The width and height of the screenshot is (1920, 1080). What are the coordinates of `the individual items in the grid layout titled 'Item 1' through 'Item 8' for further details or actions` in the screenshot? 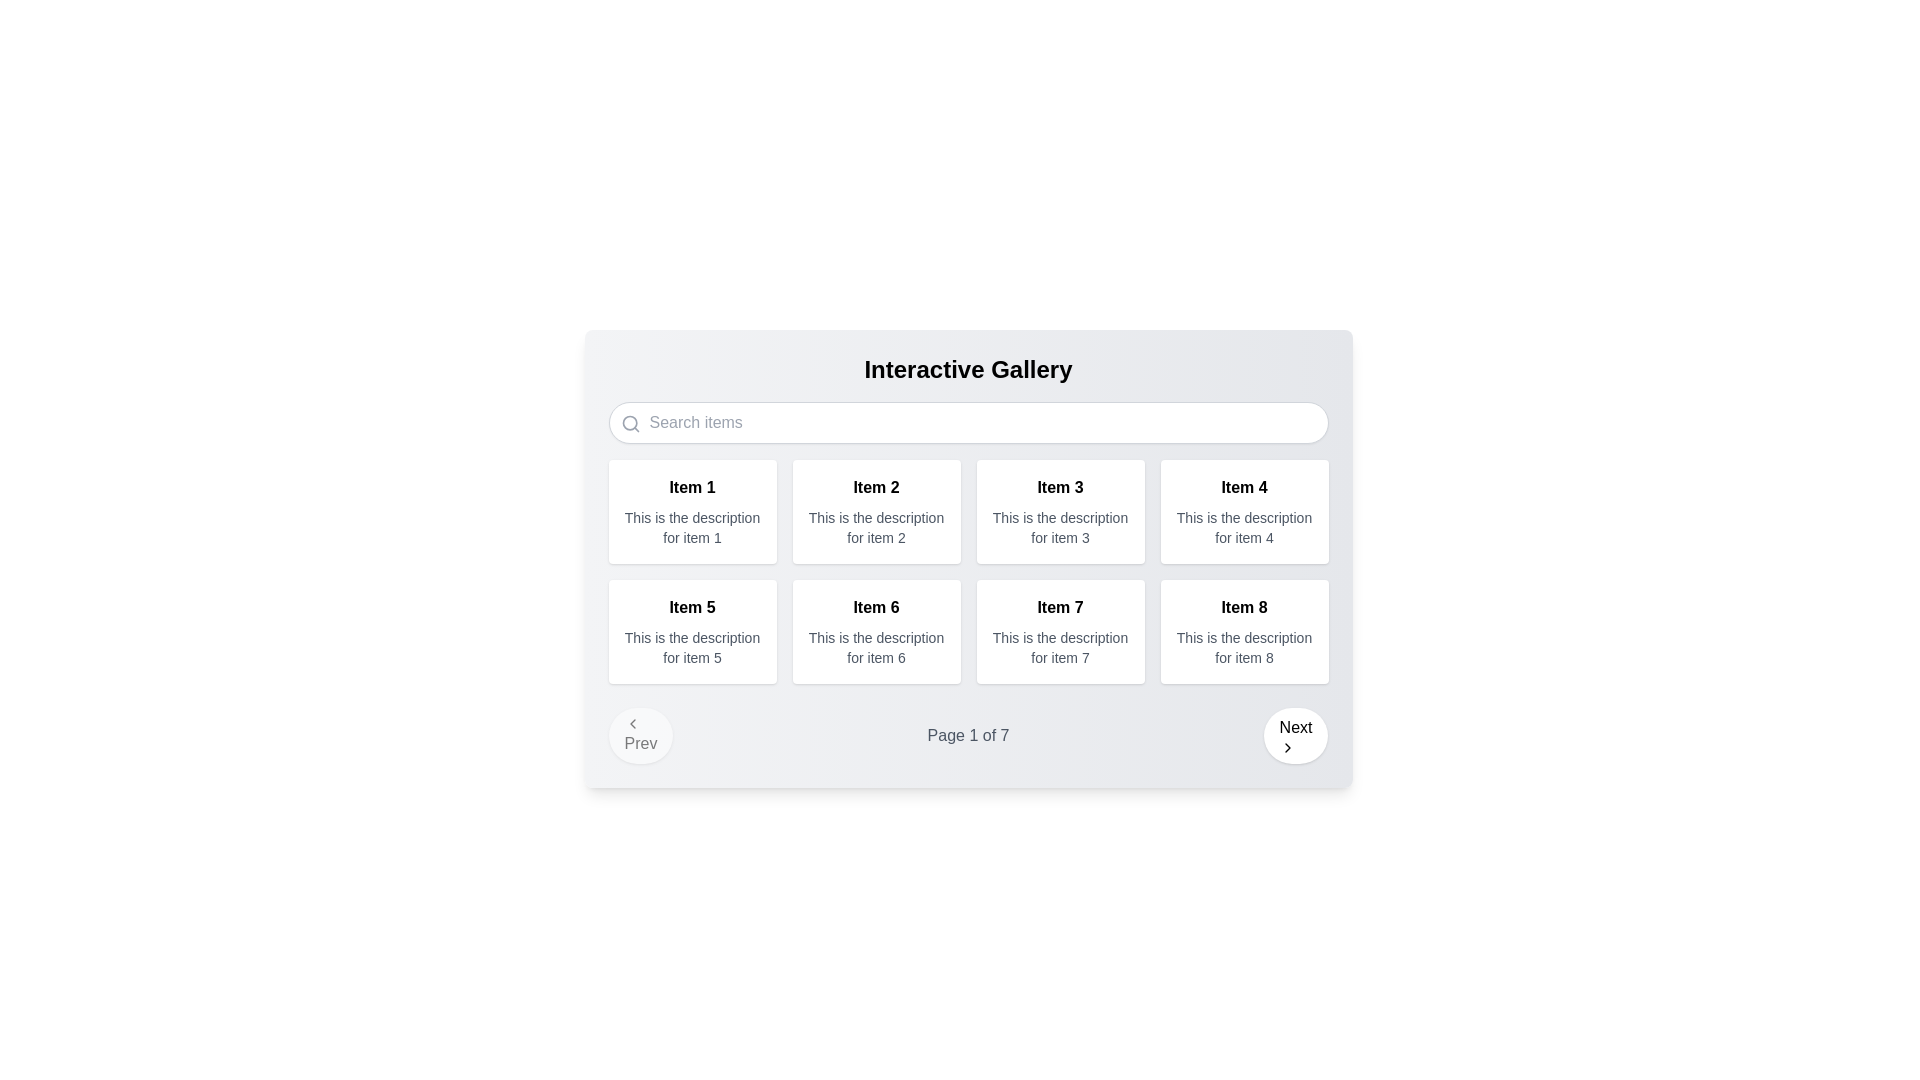 It's located at (968, 571).